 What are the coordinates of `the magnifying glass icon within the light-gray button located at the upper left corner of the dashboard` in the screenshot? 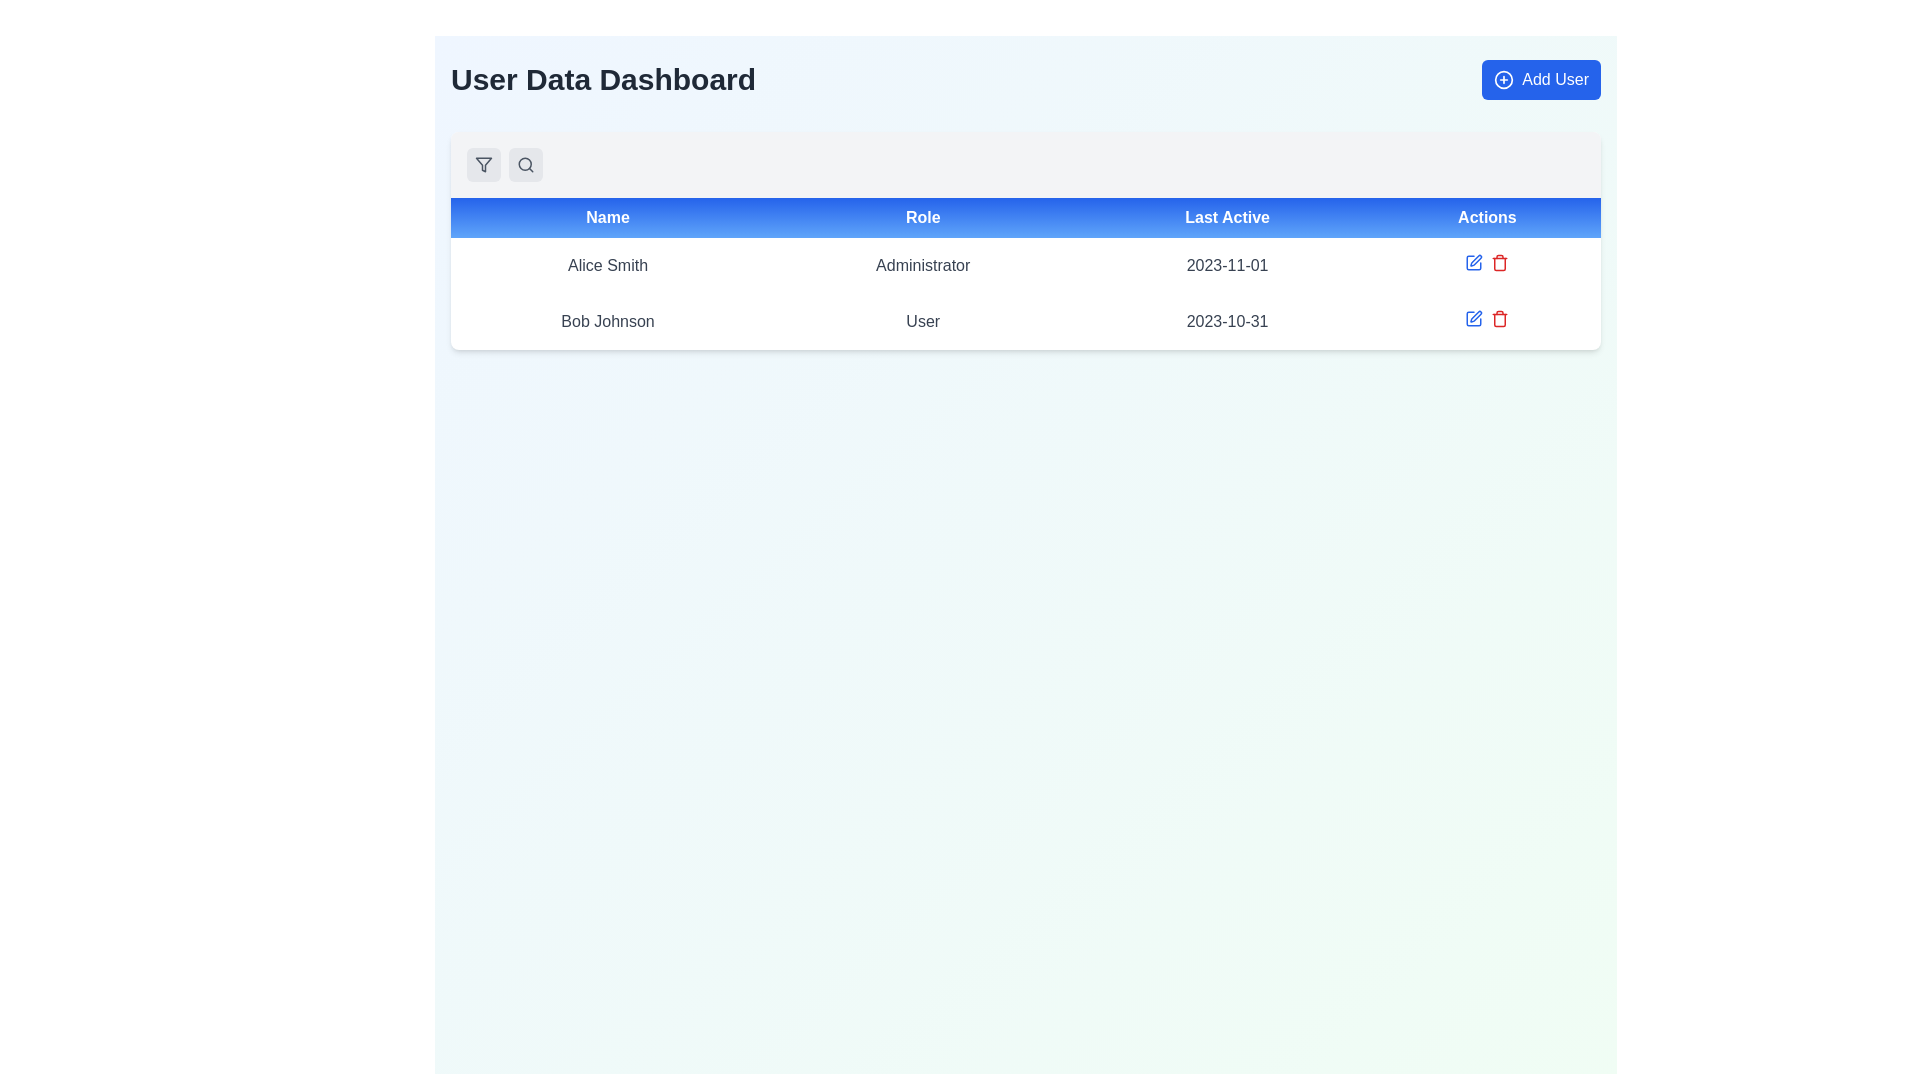 It's located at (526, 164).